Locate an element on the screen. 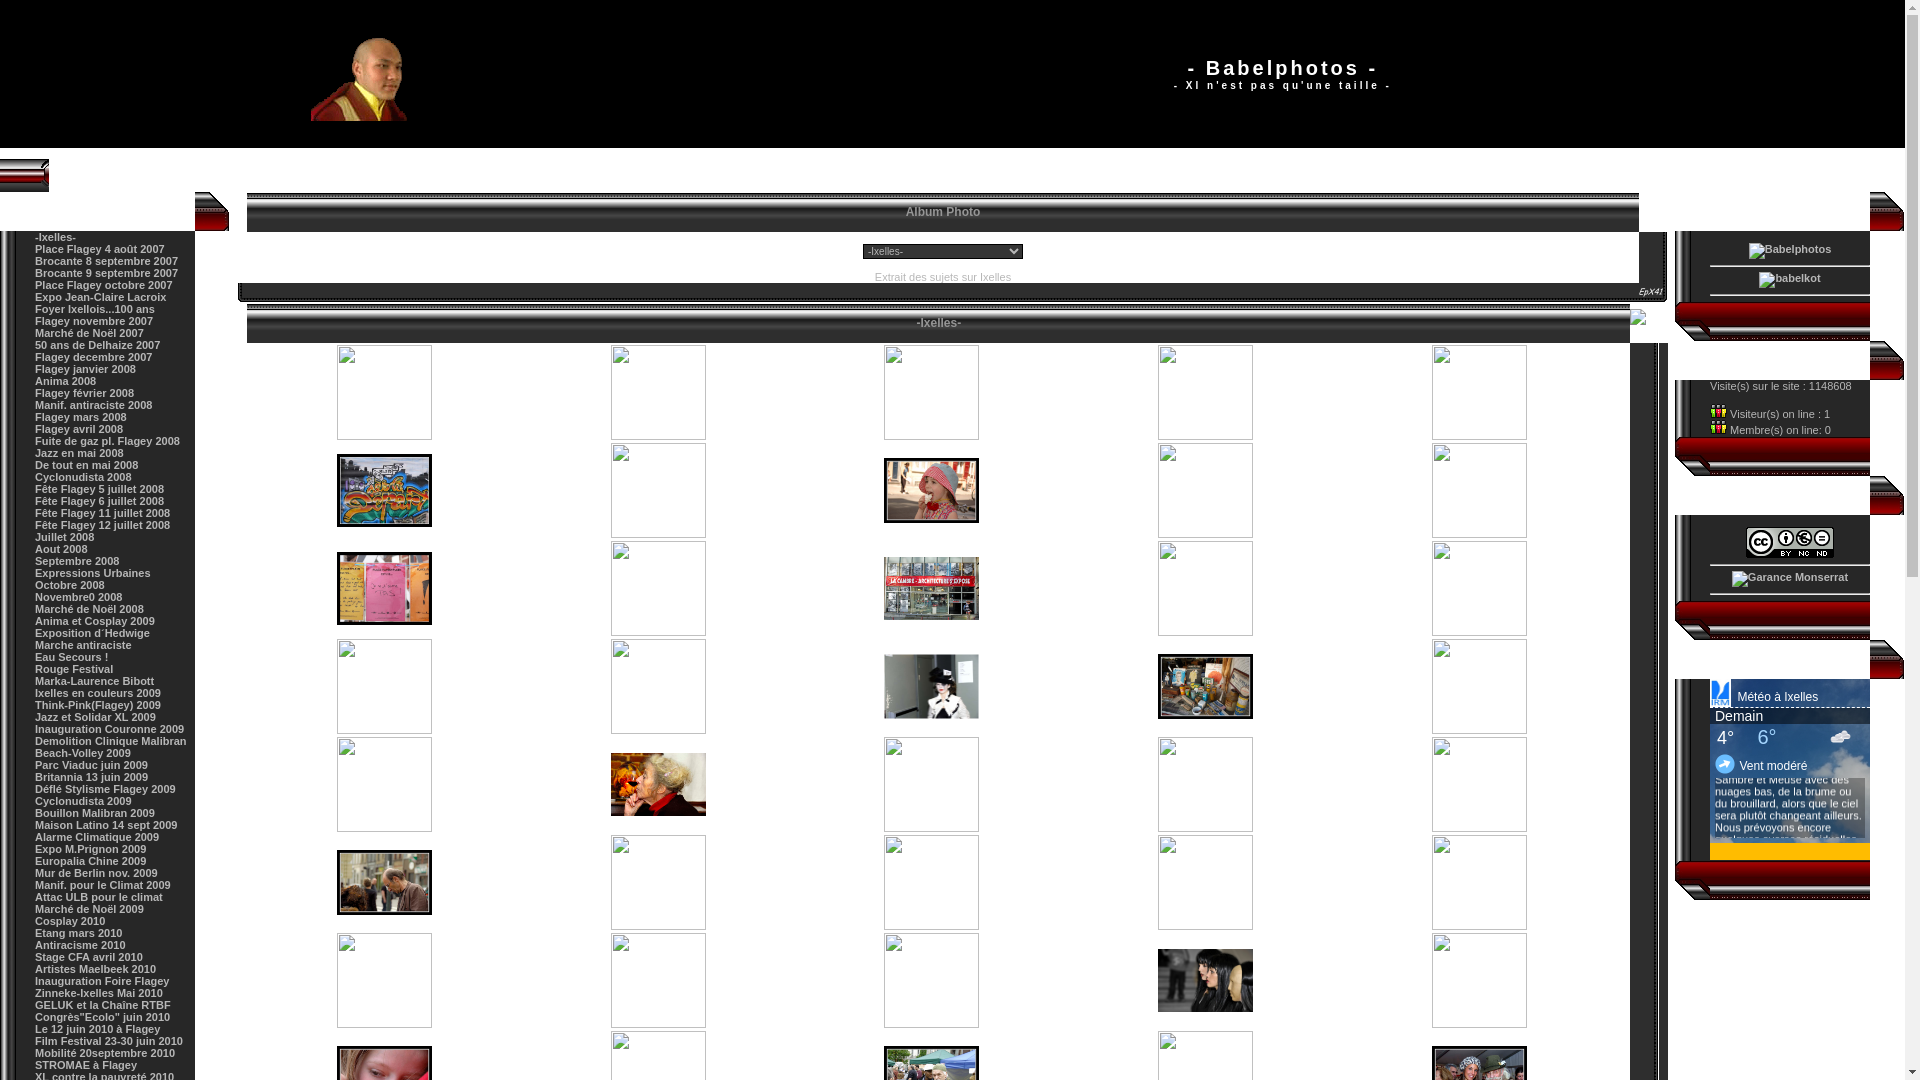 This screenshot has width=1920, height=1080. 'Marche antiraciste' is located at coordinates (82, 644).